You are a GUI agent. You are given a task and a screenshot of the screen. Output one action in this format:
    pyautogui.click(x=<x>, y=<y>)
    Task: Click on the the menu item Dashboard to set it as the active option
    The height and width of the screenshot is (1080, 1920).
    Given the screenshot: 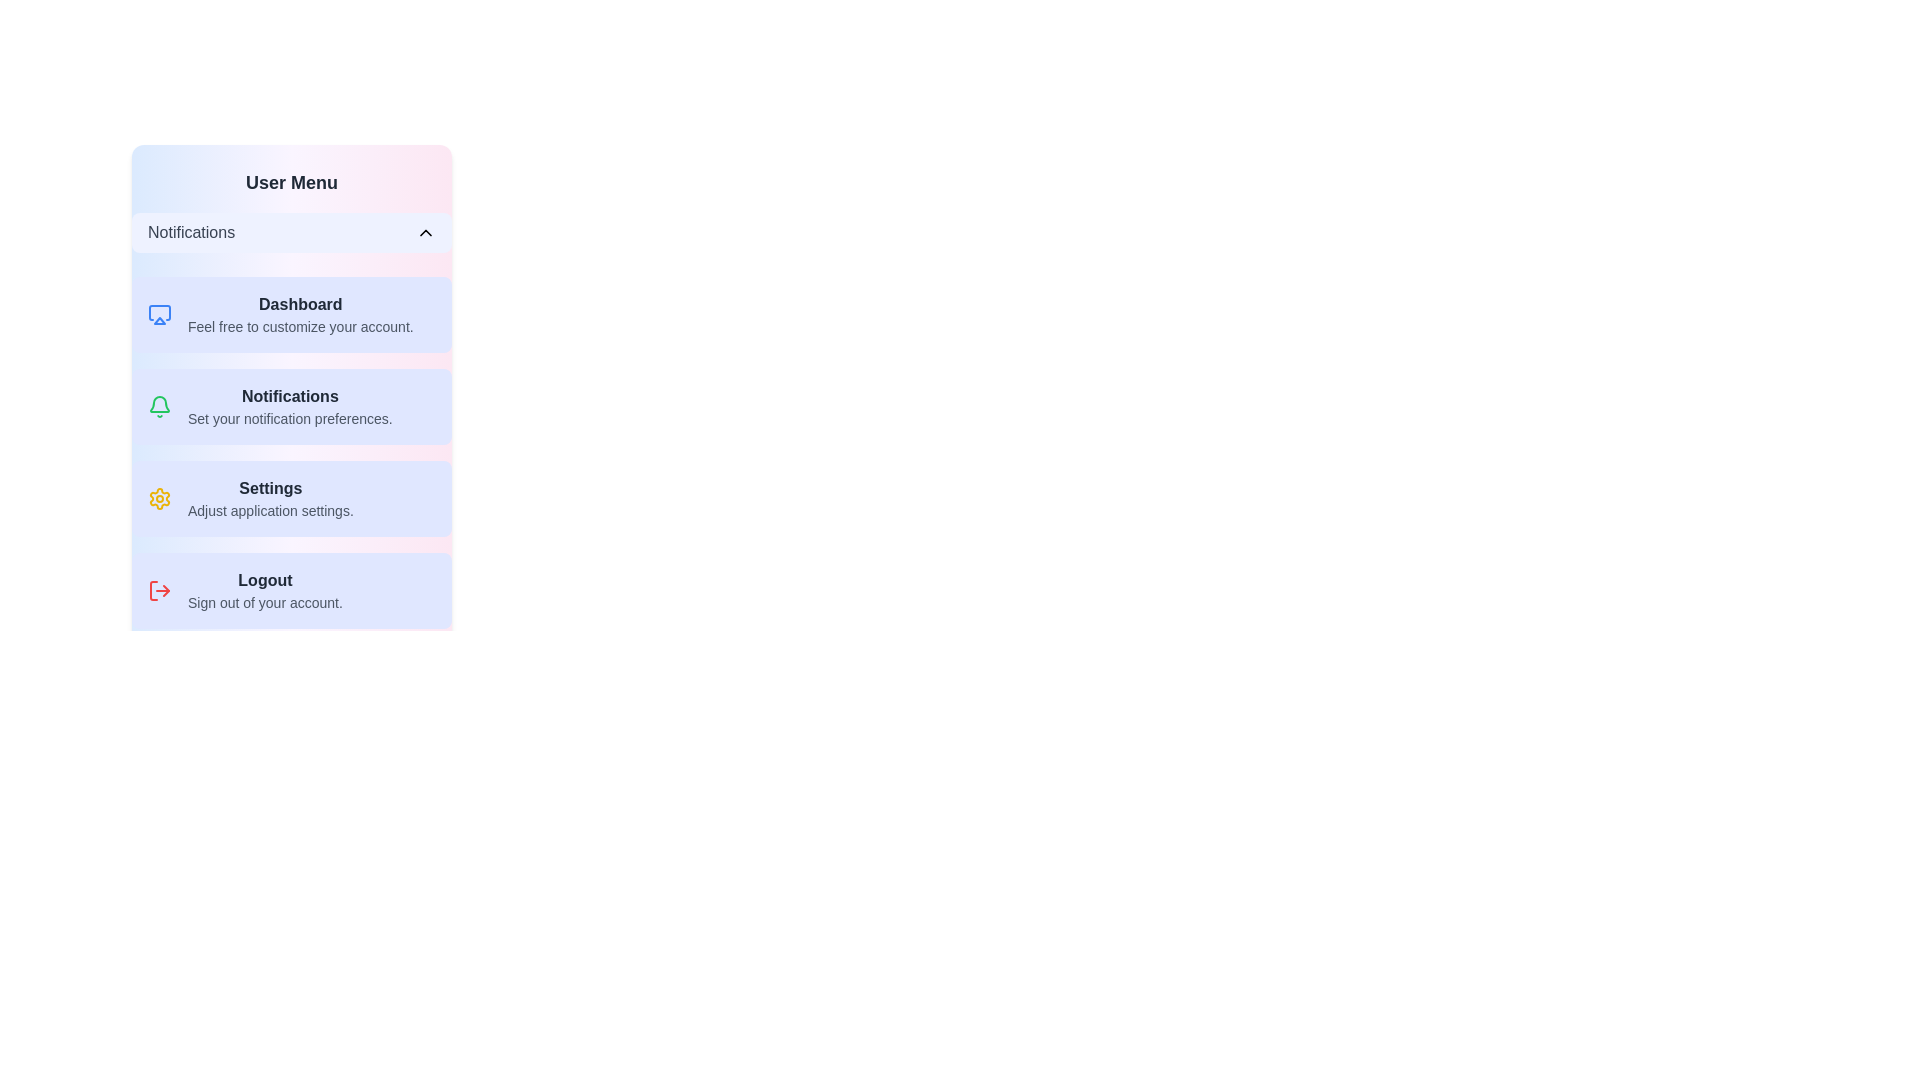 What is the action you would take?
    pyautogui.click(x=291, y=315)
    